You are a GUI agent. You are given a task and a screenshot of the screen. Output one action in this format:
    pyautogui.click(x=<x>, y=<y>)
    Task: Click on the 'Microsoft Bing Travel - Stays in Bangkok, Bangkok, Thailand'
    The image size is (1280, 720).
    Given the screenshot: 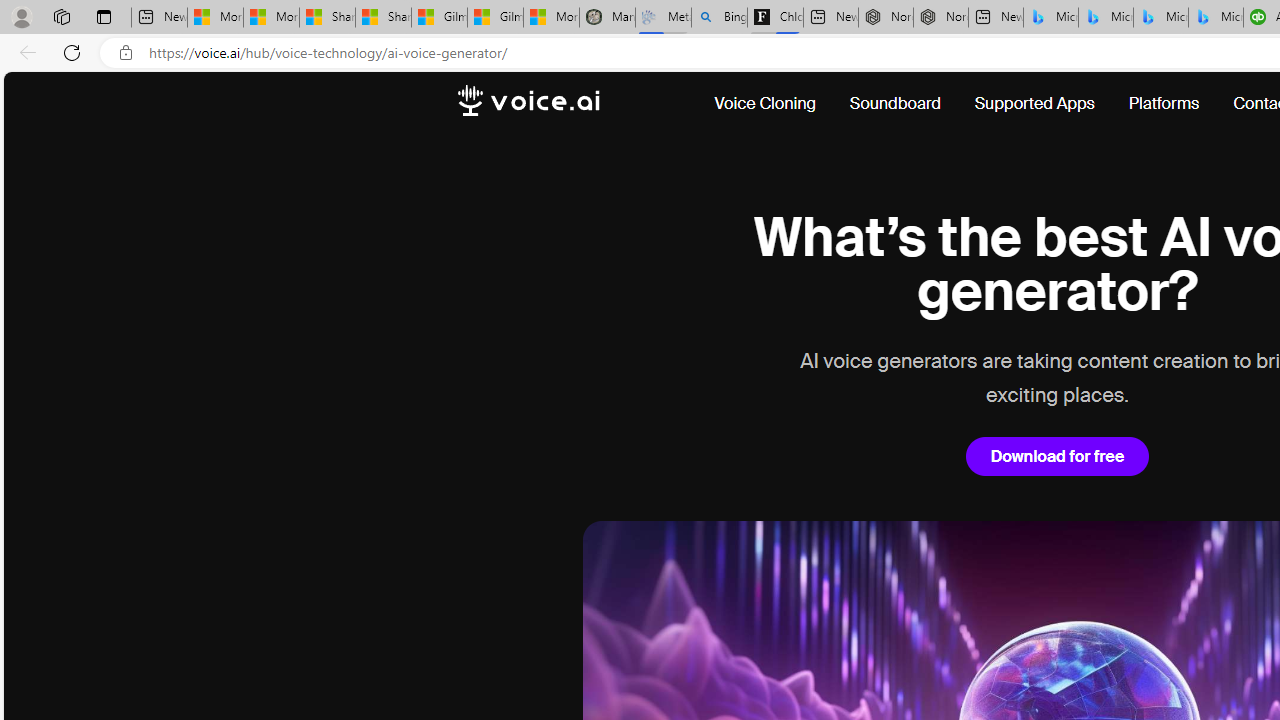 What is the action you would take?
    pyautogui.click(x=1104, y=17)
    